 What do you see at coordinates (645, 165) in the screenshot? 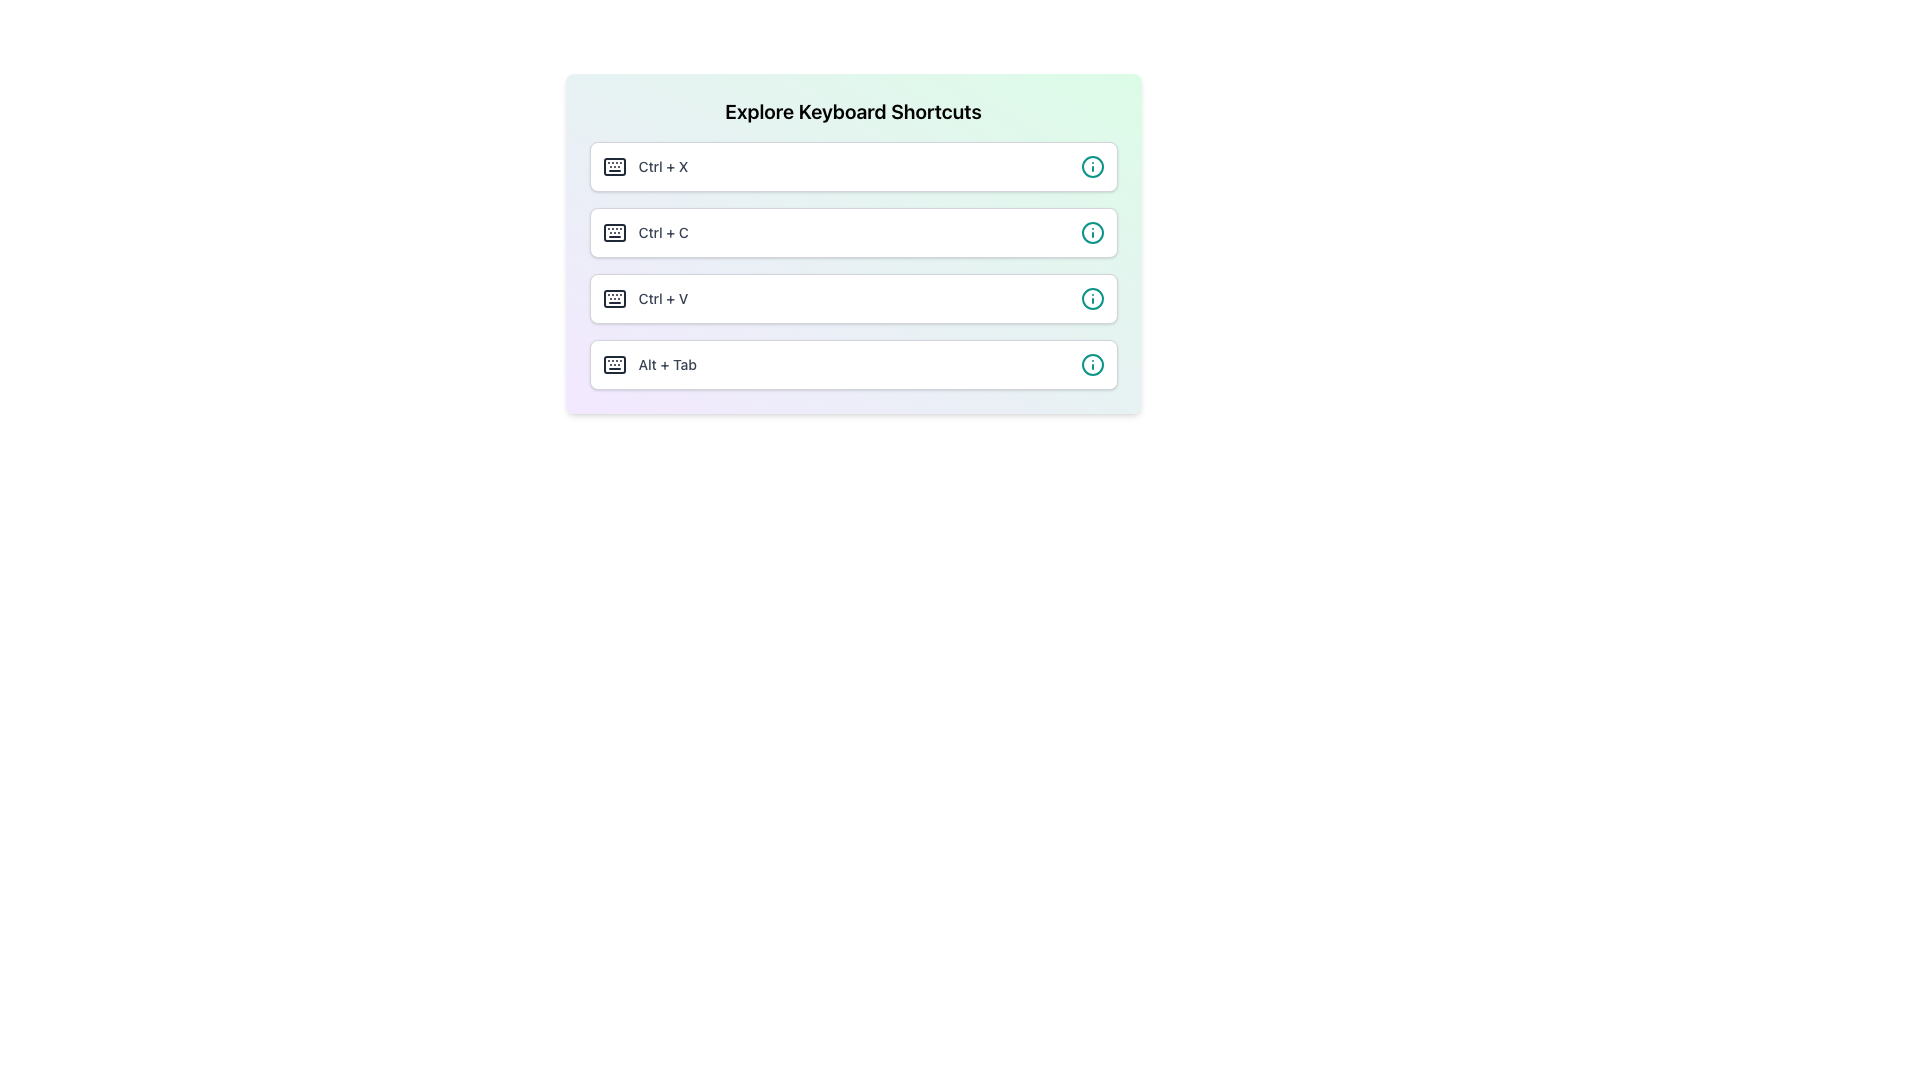
I see `the keyboard shortcut 'Ctrl + X' displayed in the text label with an icon, which is located within a rounded white card below the header 'Explore Keyboard Shortcuts'` at bounding box center [645, 165].